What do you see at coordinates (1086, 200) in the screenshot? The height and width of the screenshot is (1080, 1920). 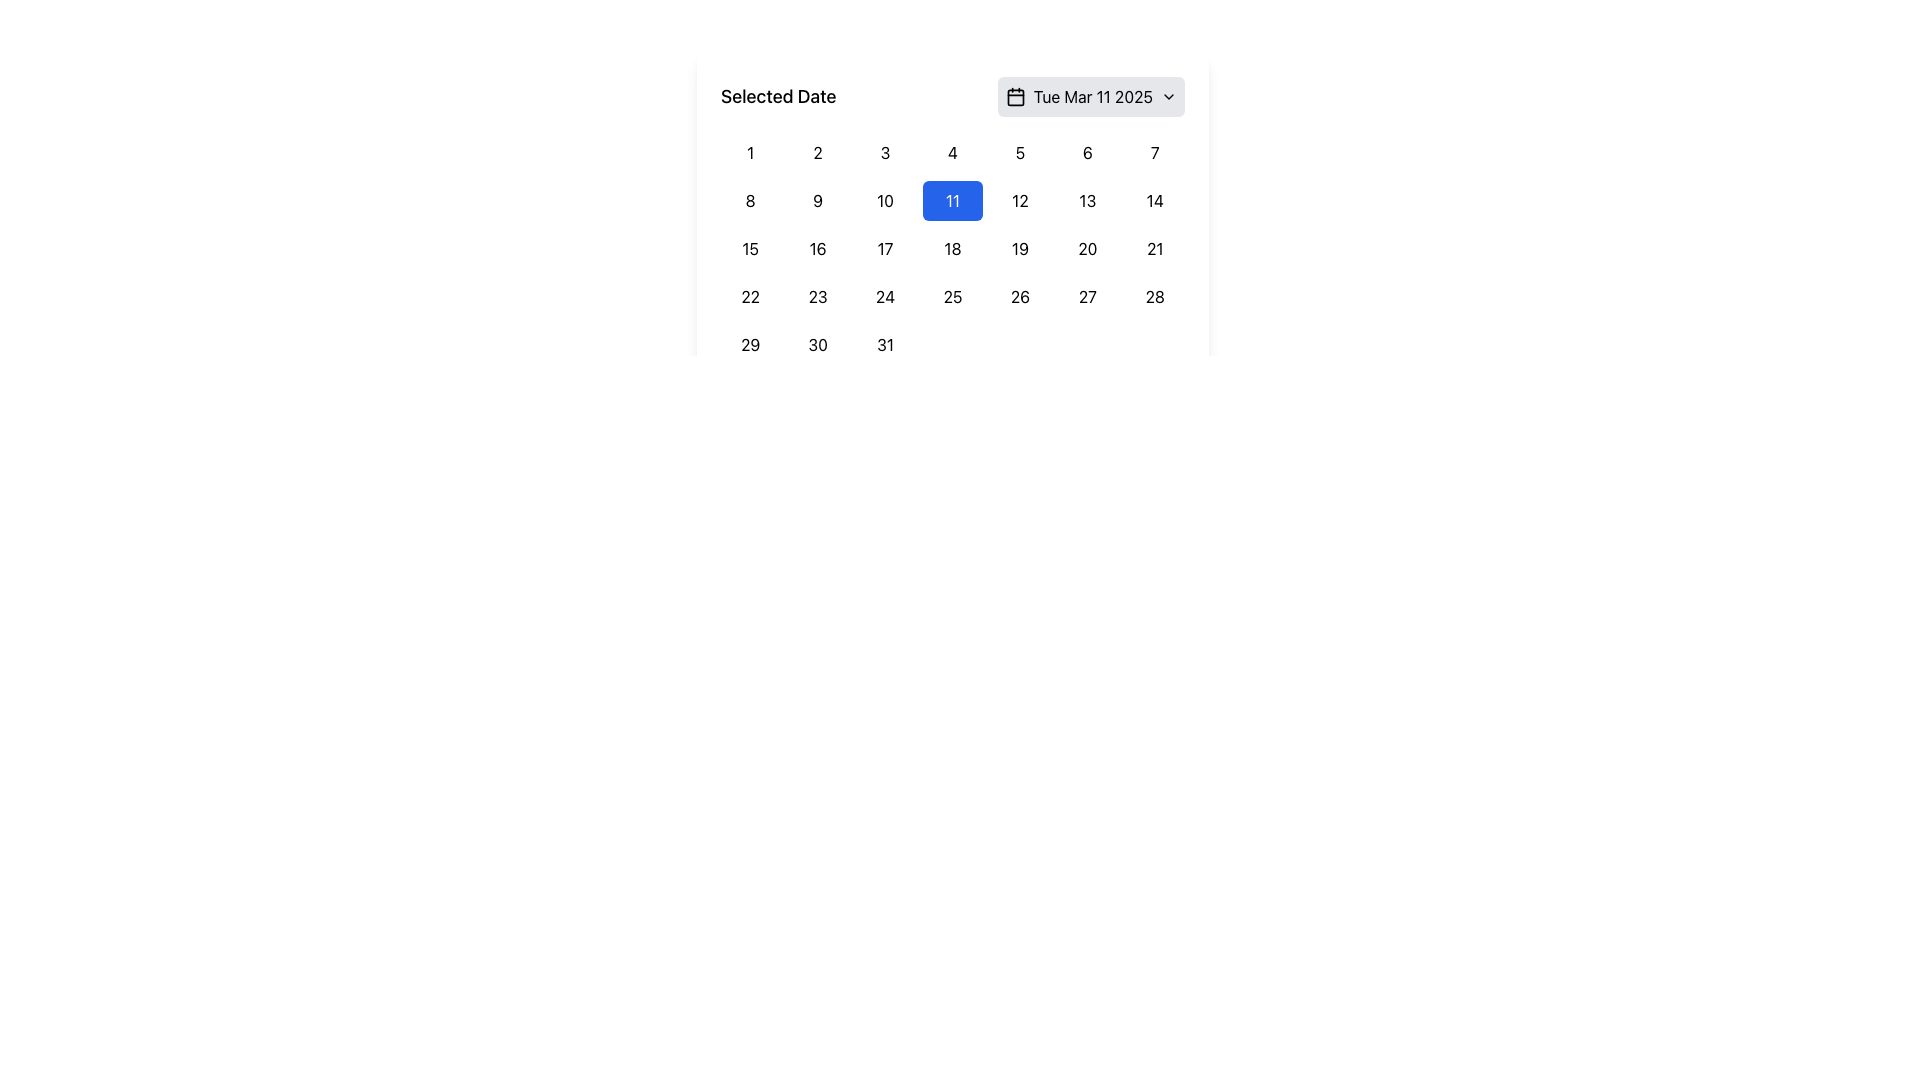 I see `the day selection button for the 13th date in the calendar interface` at bounding box center [1086, 200].